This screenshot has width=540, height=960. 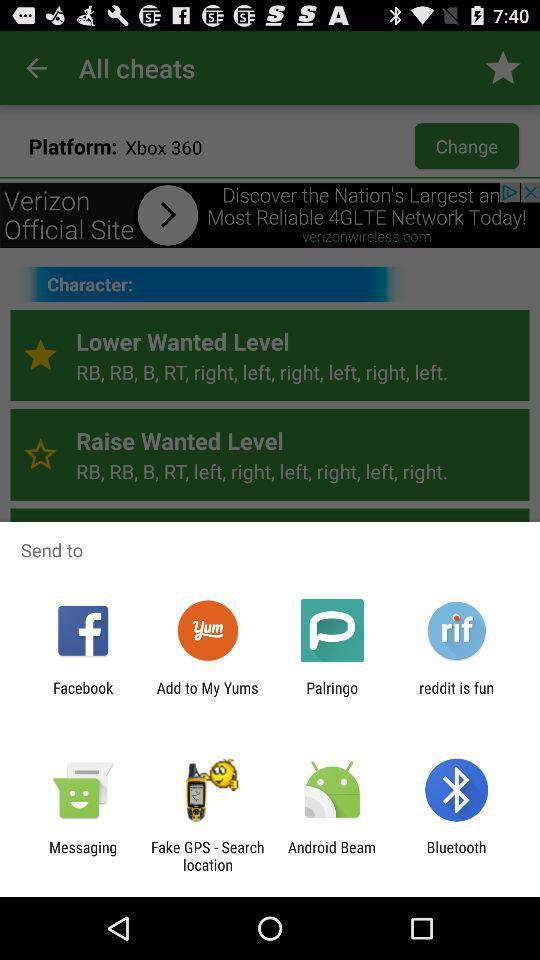 I want to click on item next to add to my item, so click(x=332, y=696).